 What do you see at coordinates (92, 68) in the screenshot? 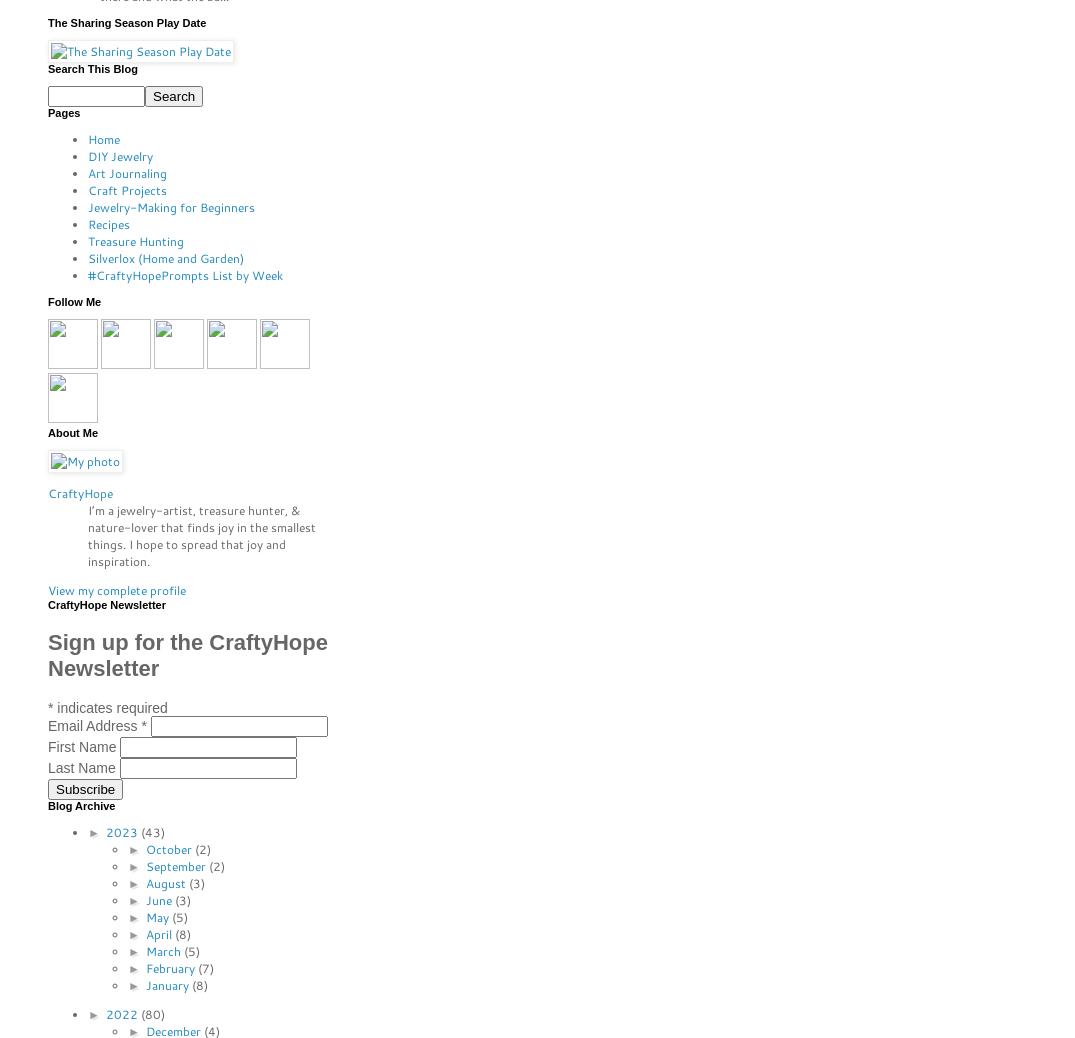
I see `'Search This Blog'` at bounding box center [92, 68].